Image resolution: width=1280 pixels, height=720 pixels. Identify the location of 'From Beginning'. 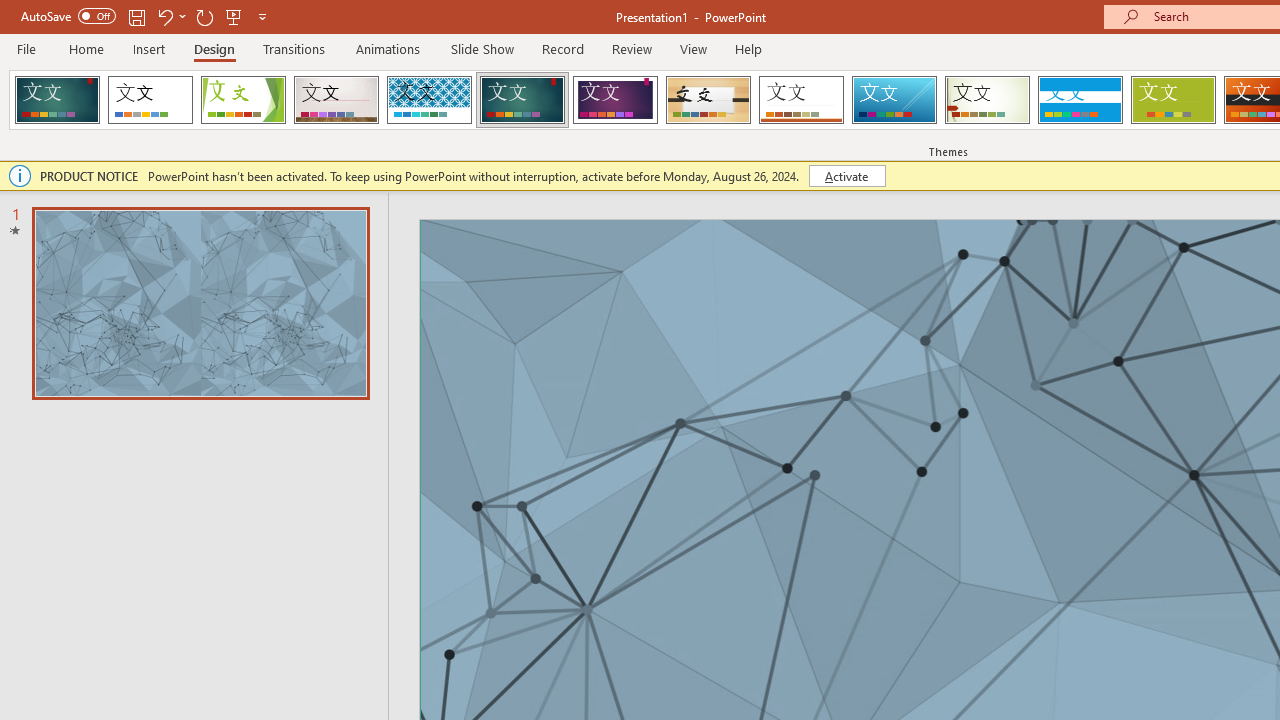
(234, 16).